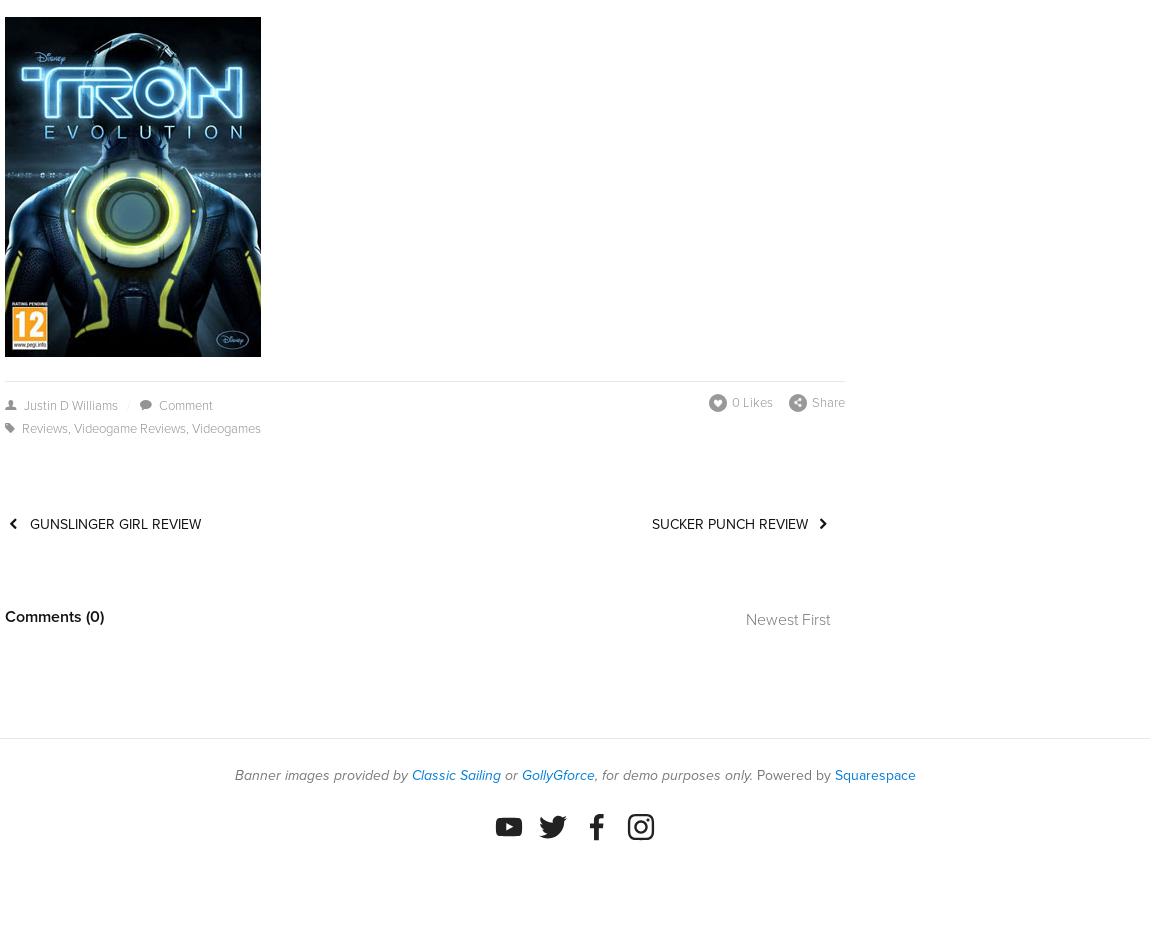 The width and height of the screenshot is (1165, 940). I want to click on 'or', so click(509, 774).